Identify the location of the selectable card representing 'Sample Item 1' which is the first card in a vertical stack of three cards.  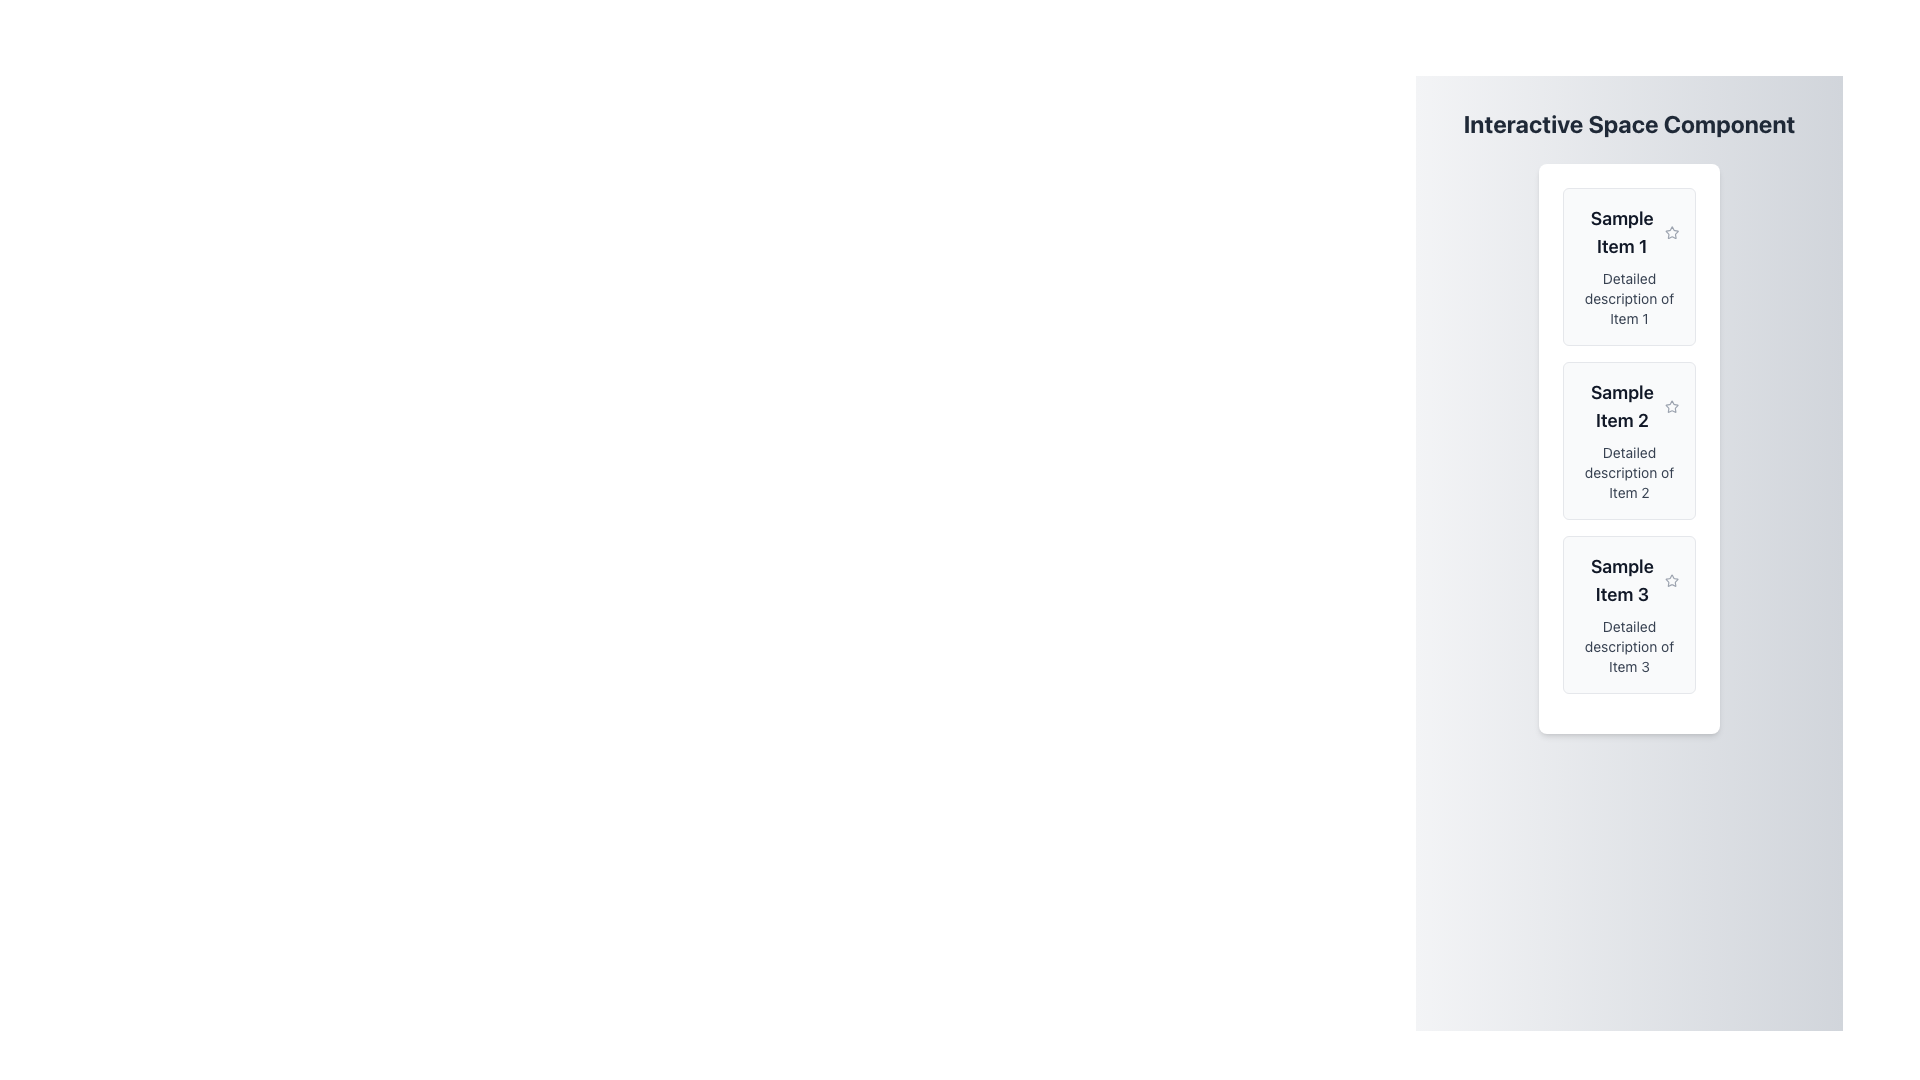
(1629, 265).